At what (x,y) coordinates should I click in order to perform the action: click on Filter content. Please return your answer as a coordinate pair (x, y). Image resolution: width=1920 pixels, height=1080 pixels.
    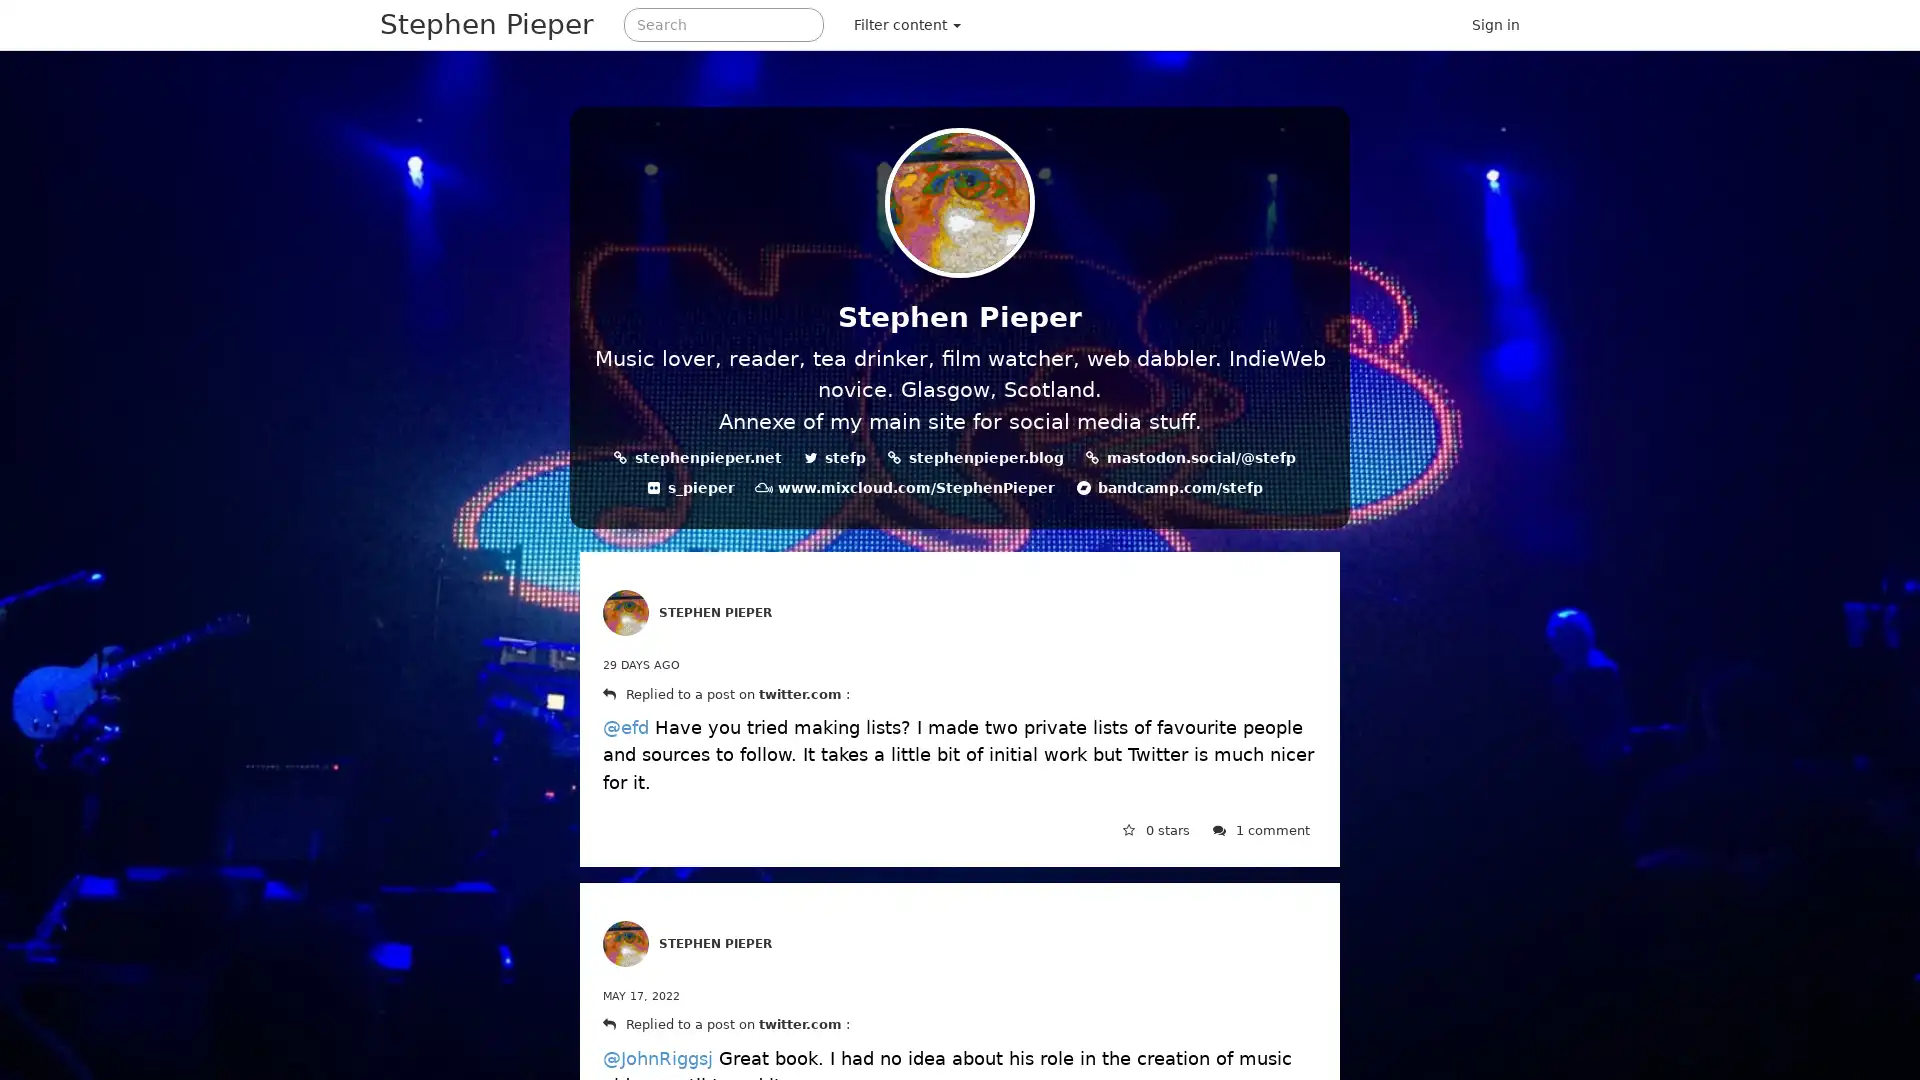
    Looking at the image, I should click on (906, 24).